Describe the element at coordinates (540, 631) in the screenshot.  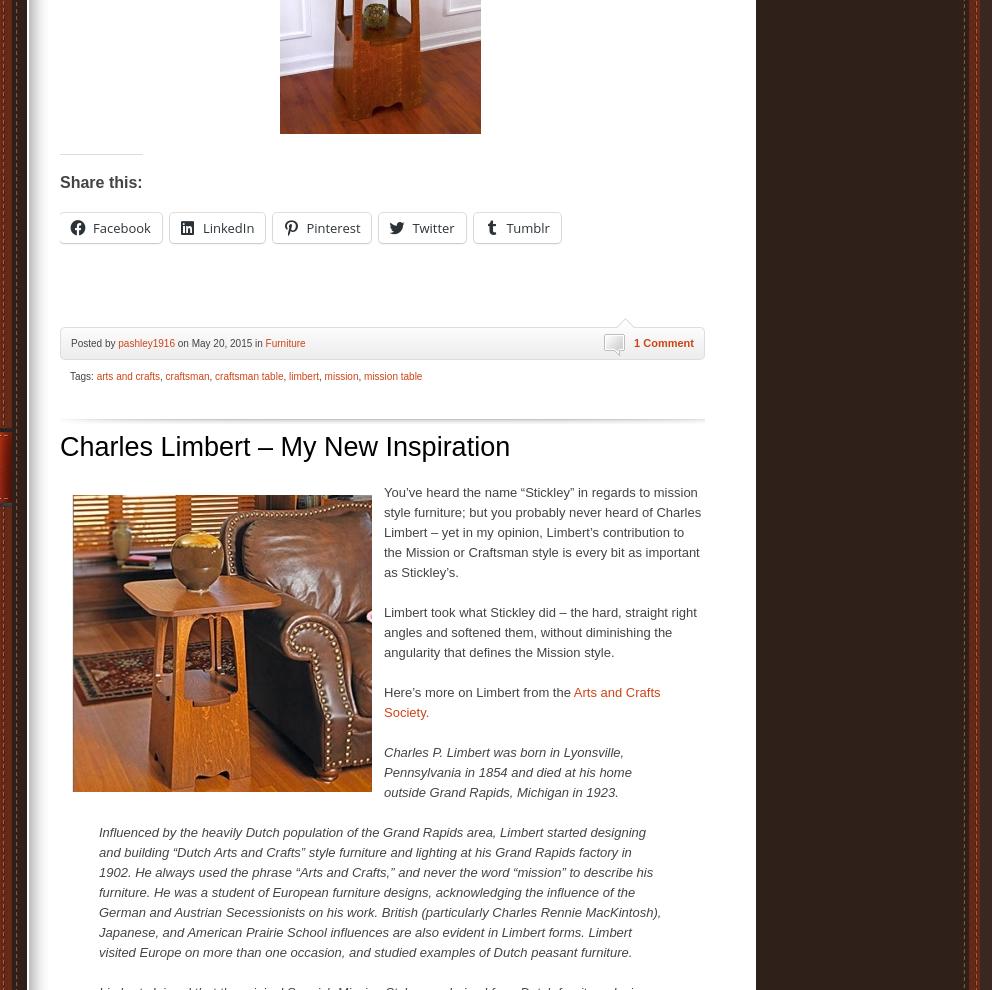
I see `'Limbert took what Stickley did – the hard, straight right angles and softened them, without diminishing the angularity that defines the Mission style.'` at that location.